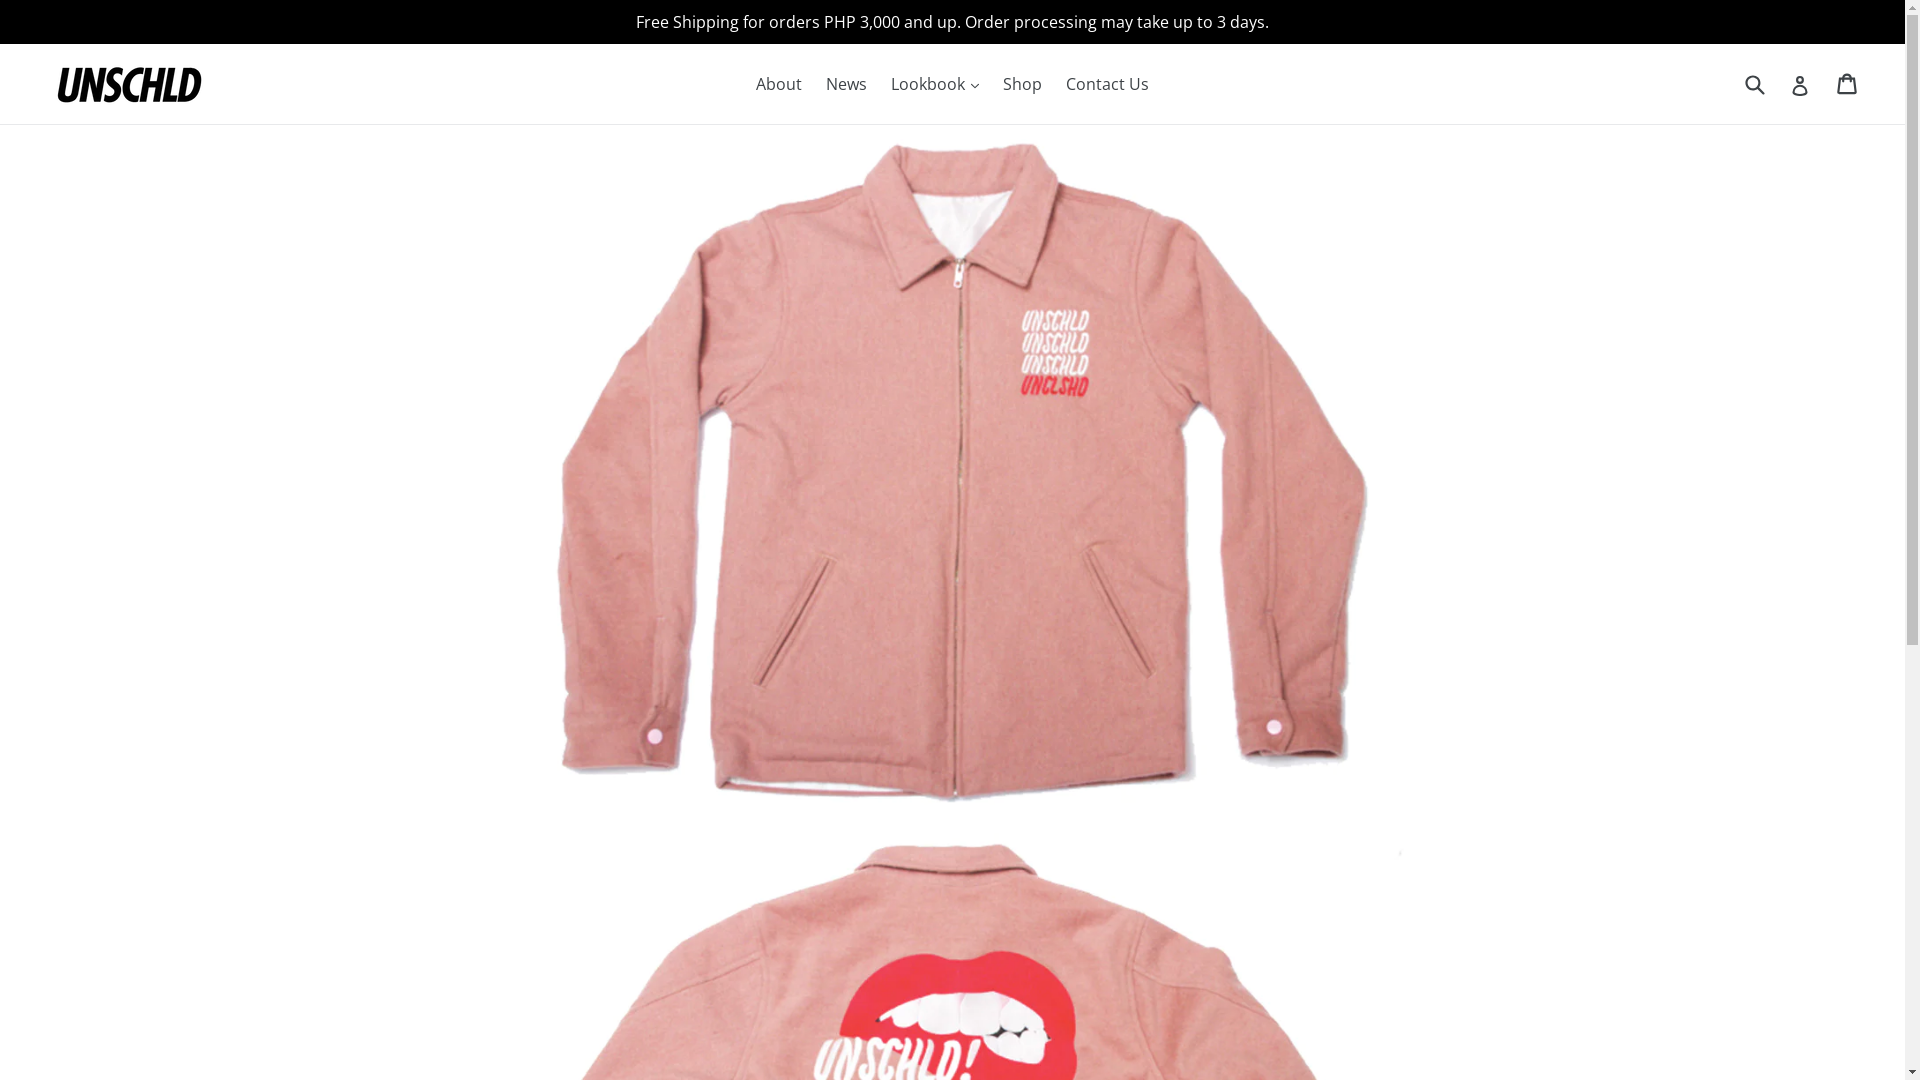  What do you see at coordinates (1106, 83) in the screenshot?
I see `'Contact Us'` at bounding box center [1106, 83].